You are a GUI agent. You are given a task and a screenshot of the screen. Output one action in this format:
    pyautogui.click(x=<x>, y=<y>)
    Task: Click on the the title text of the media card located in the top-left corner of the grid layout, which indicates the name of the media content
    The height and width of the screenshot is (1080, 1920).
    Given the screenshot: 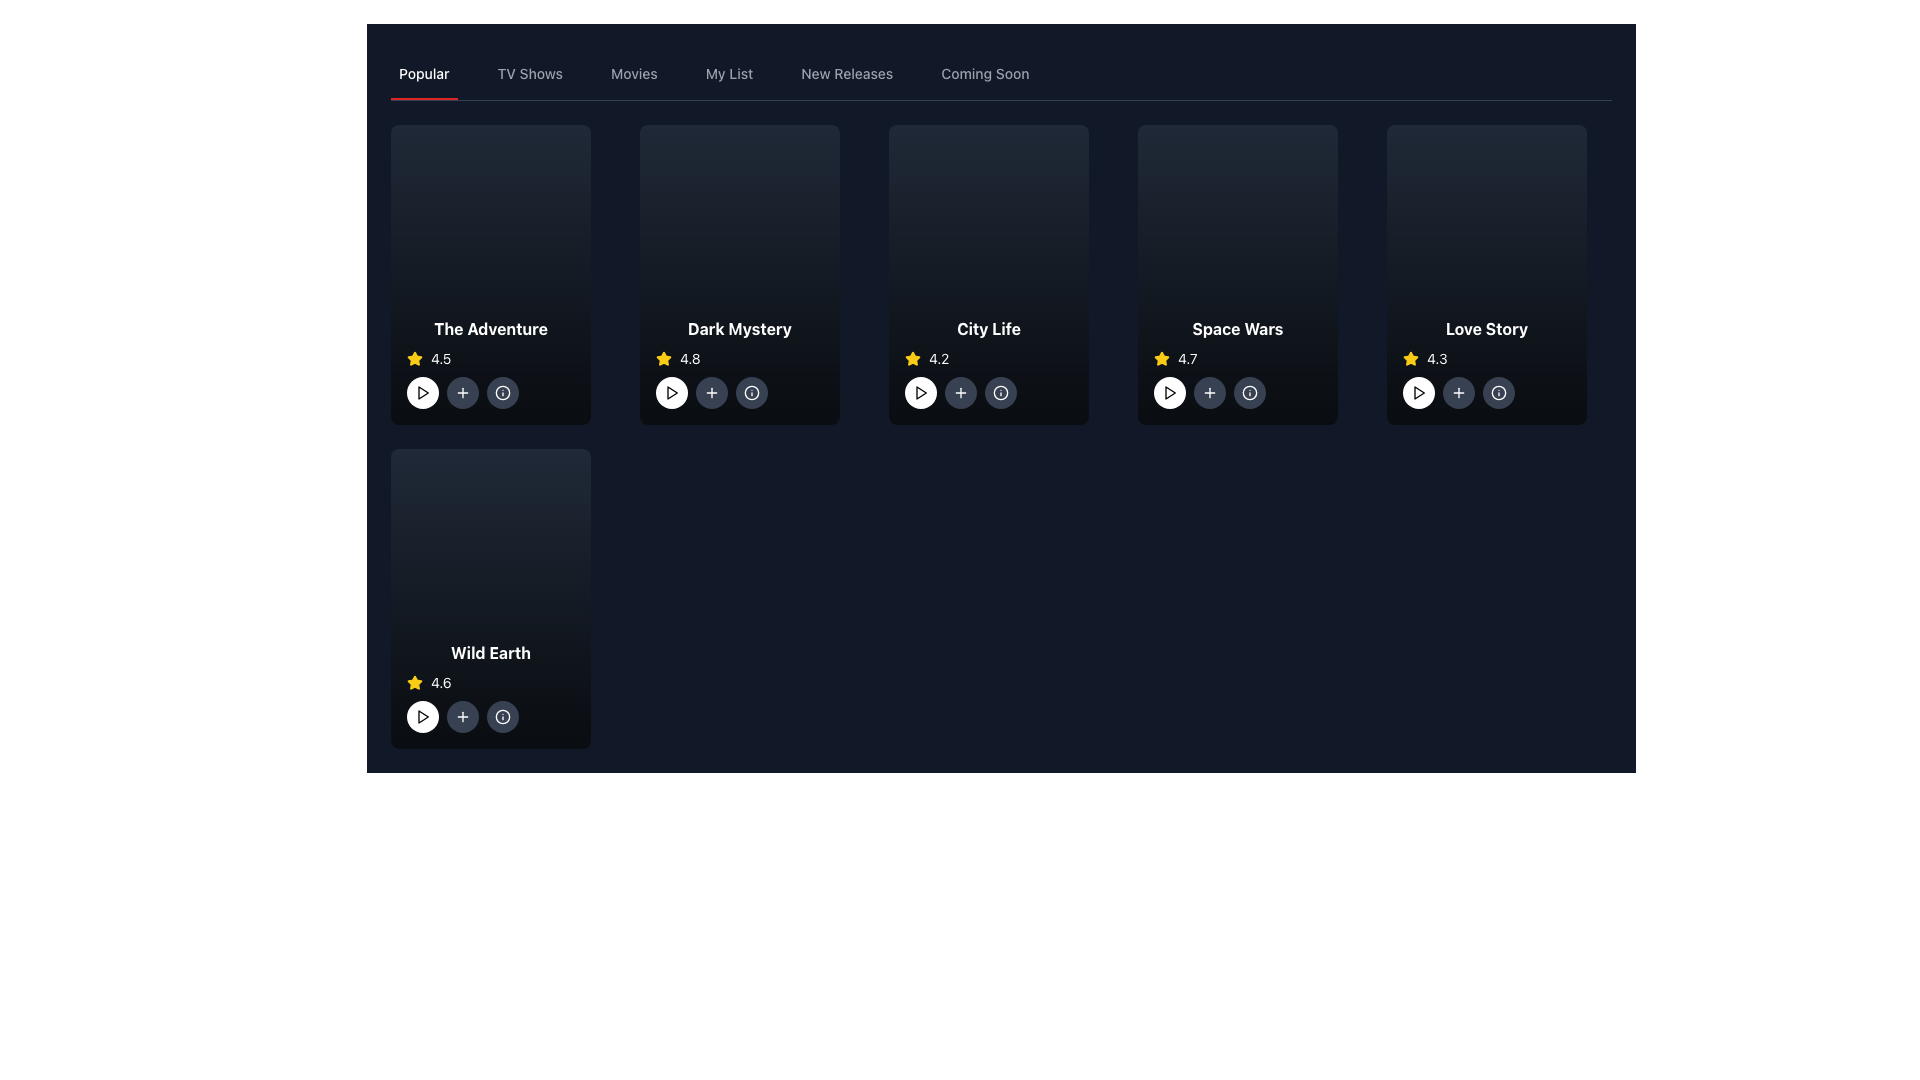 What is the action you would take?
    pyautogui.click(x=490, y=327)
    